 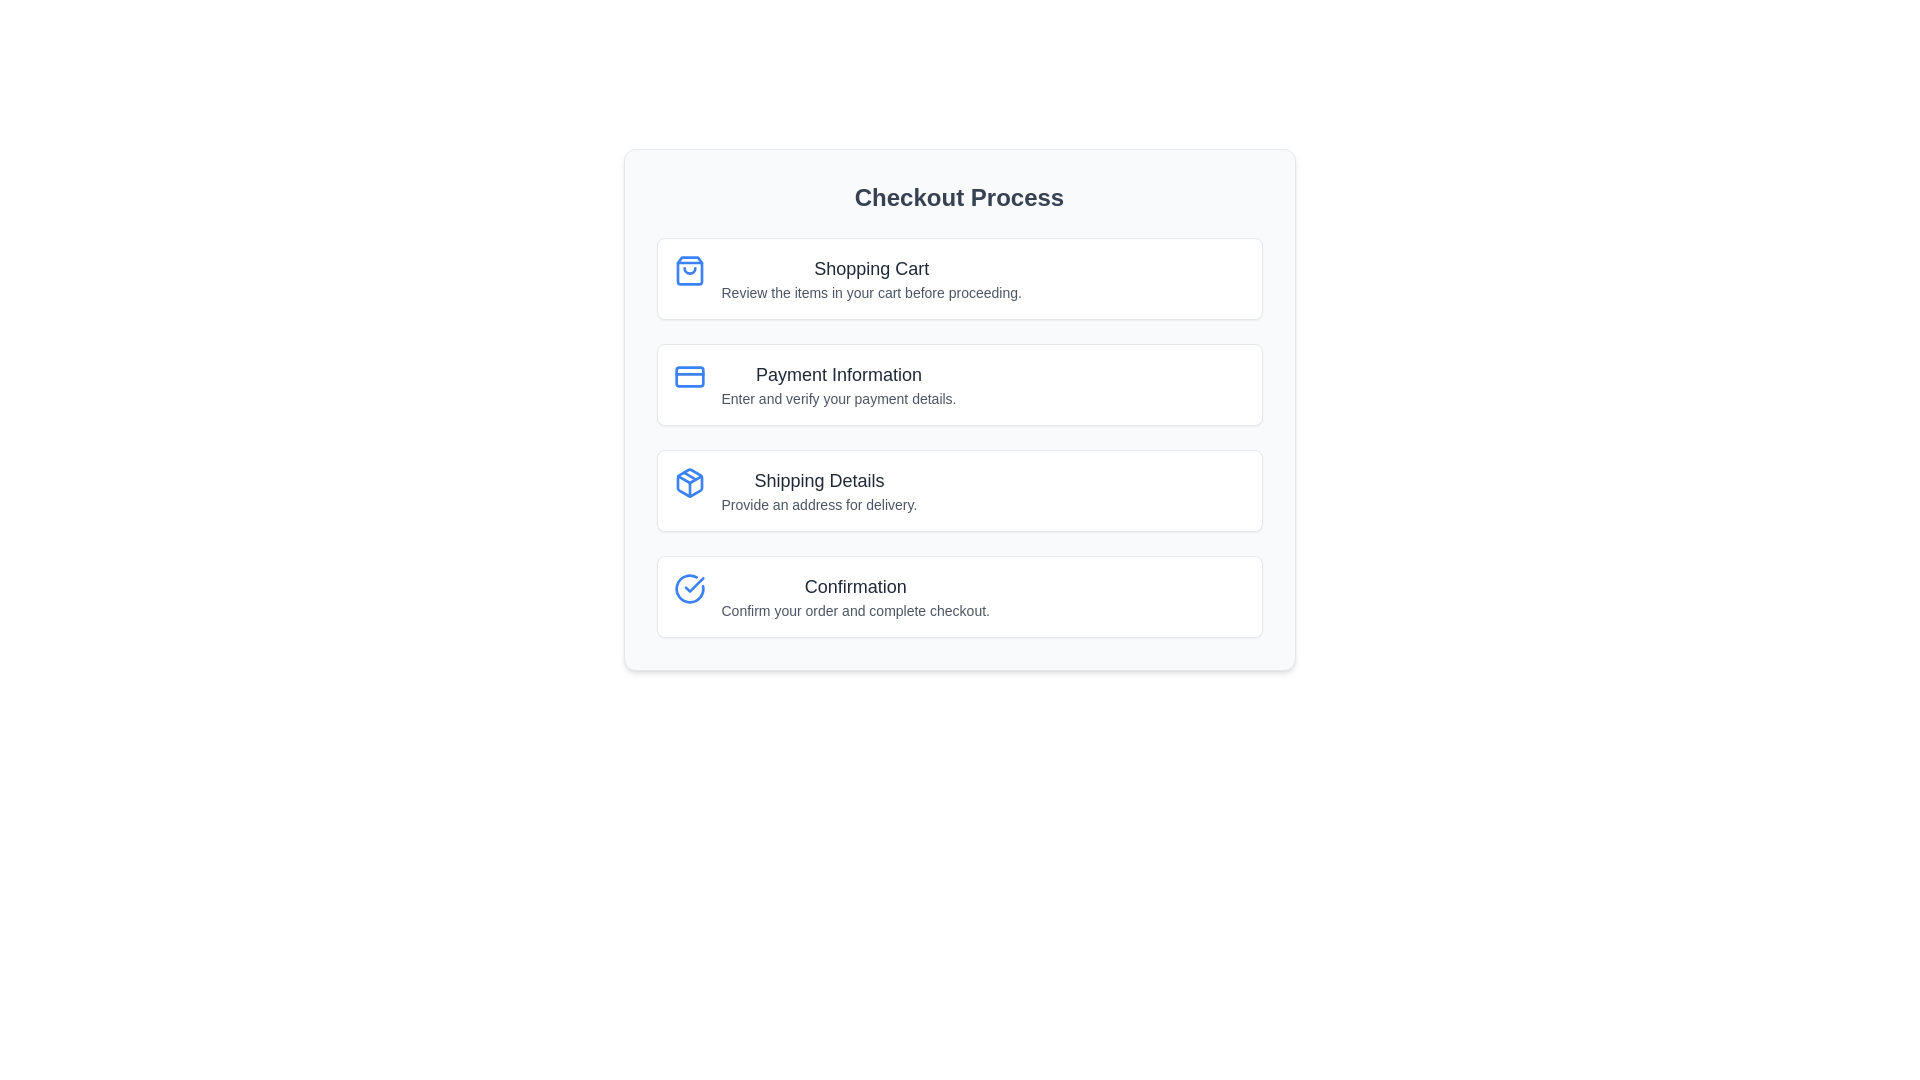 I want to click on the 'Confirmation' text label which is displayed in bold, large dark gray font, located at the bottom of the checkout process steps, just above the explanatory text, so click(x=855, y=585).